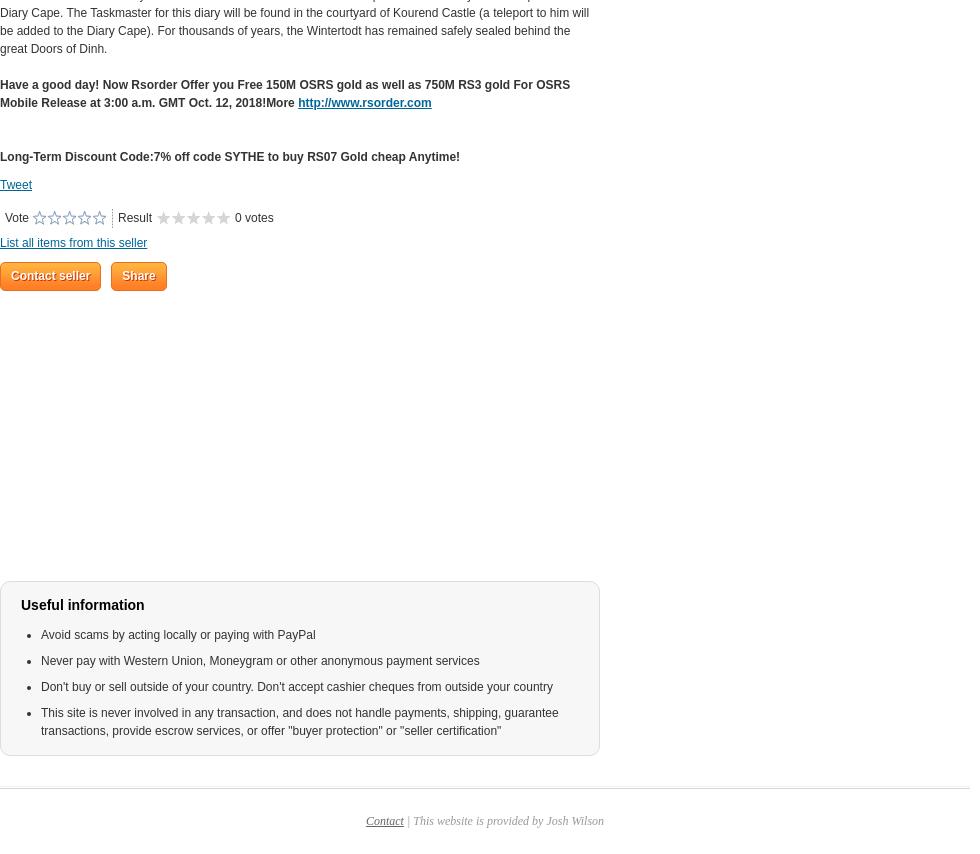  I want to click on 'Share', so click(122, 276).